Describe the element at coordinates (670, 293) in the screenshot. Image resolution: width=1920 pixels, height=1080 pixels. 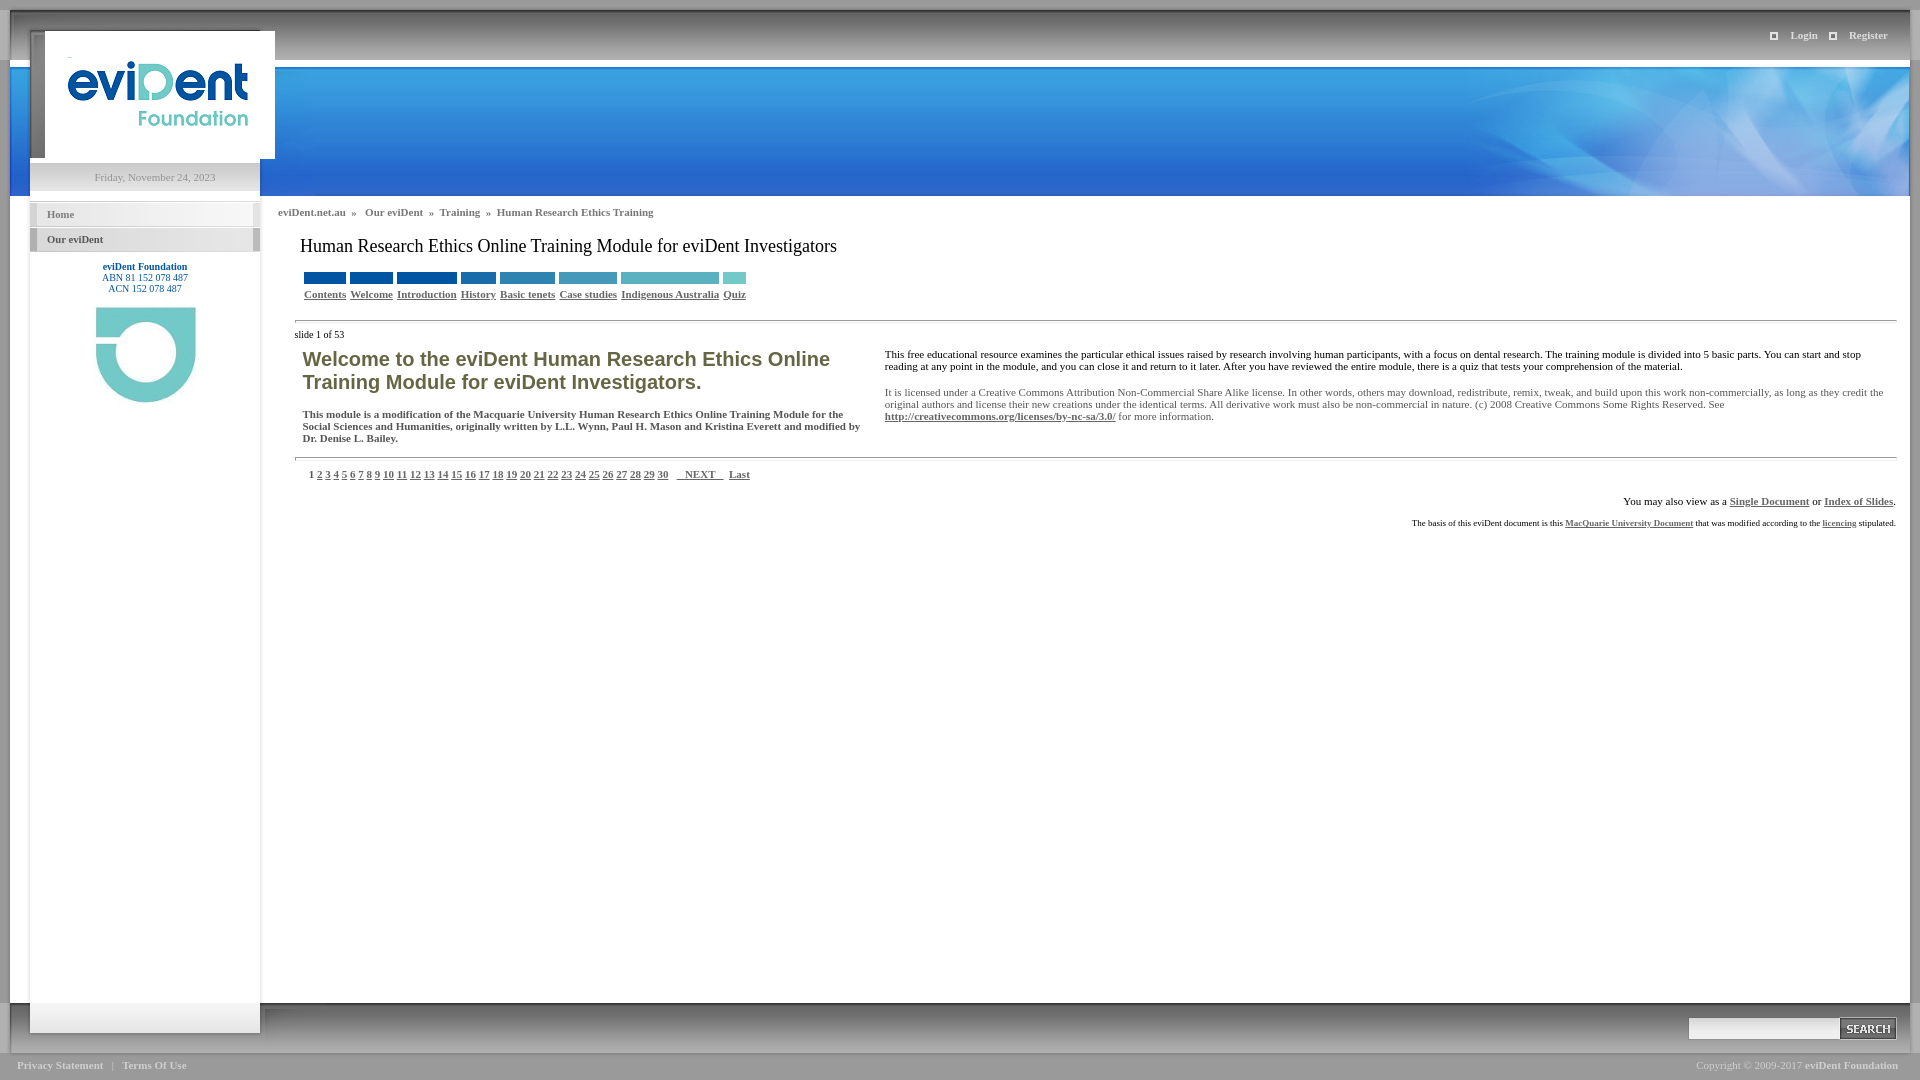
I see `'Indigenous Australia'` at that location.